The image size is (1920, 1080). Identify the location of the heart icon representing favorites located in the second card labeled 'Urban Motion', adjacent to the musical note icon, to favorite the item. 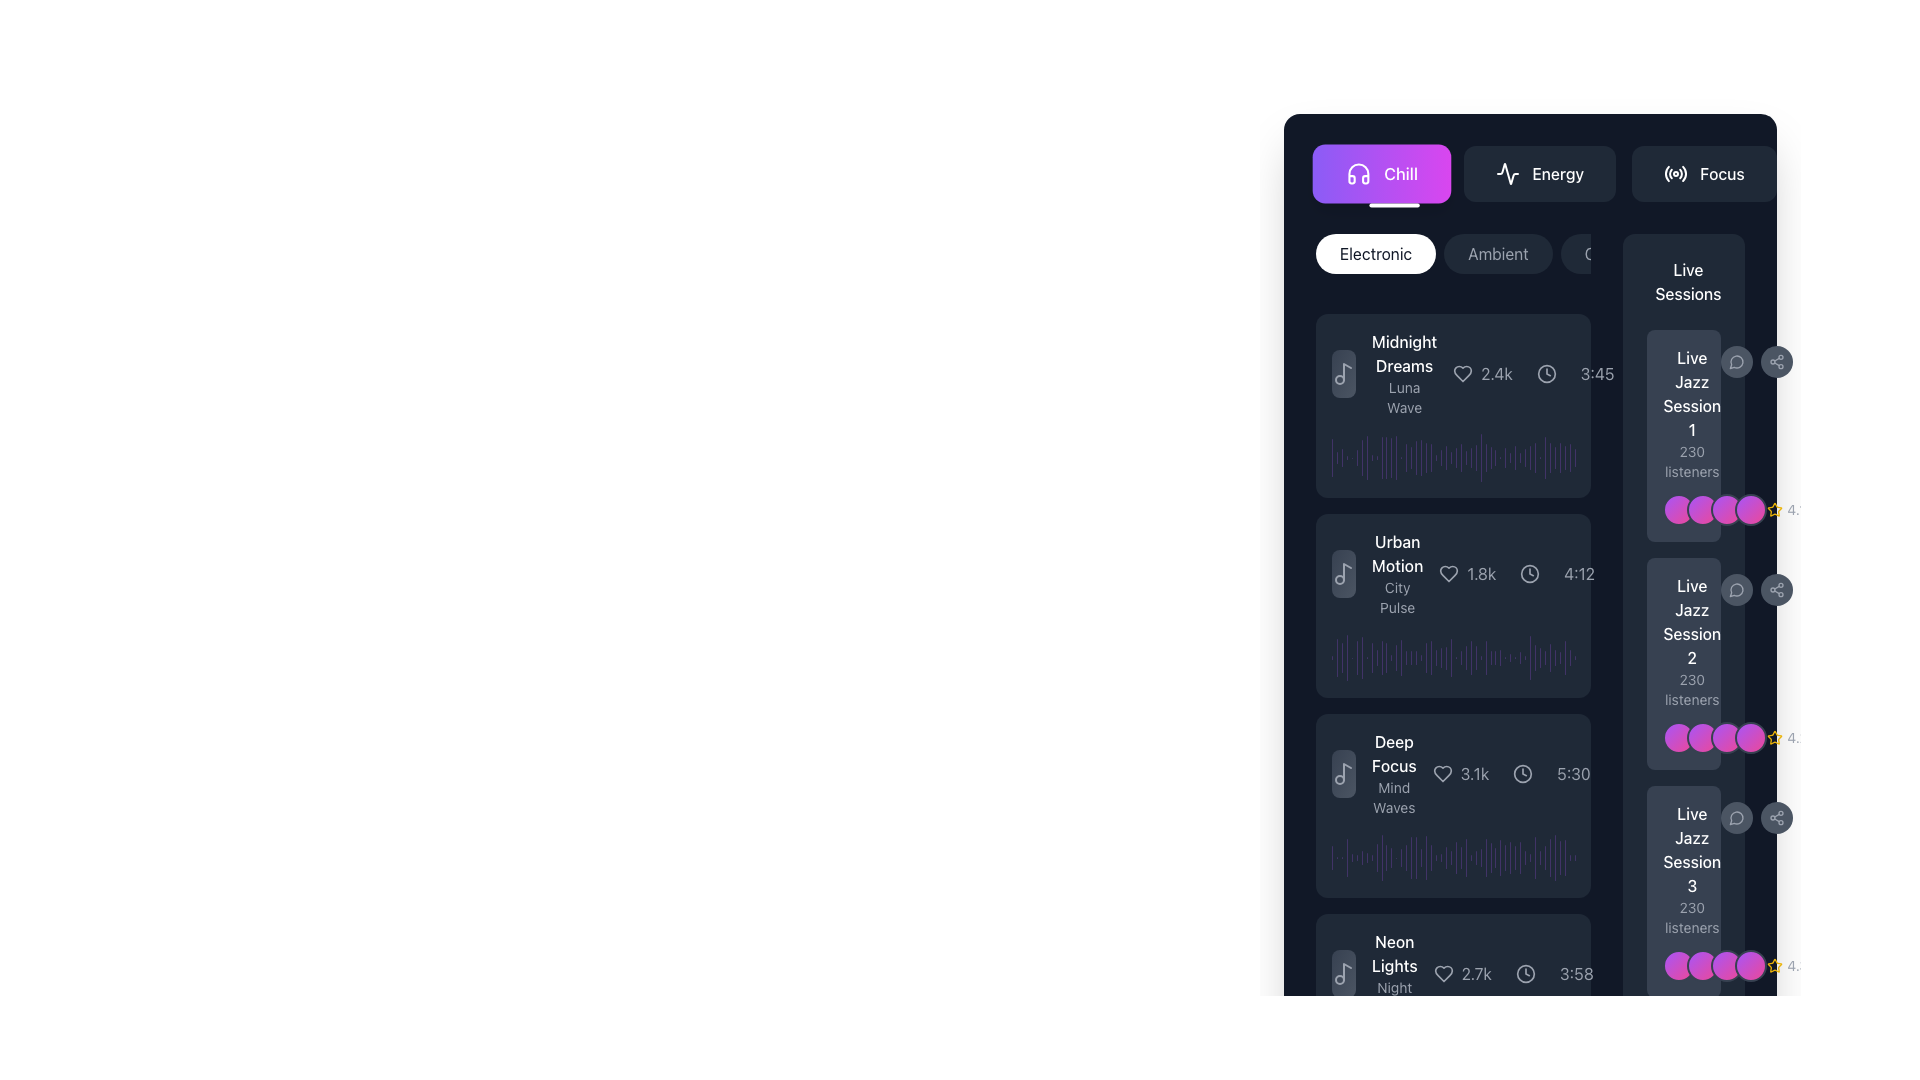
(1449, 574).